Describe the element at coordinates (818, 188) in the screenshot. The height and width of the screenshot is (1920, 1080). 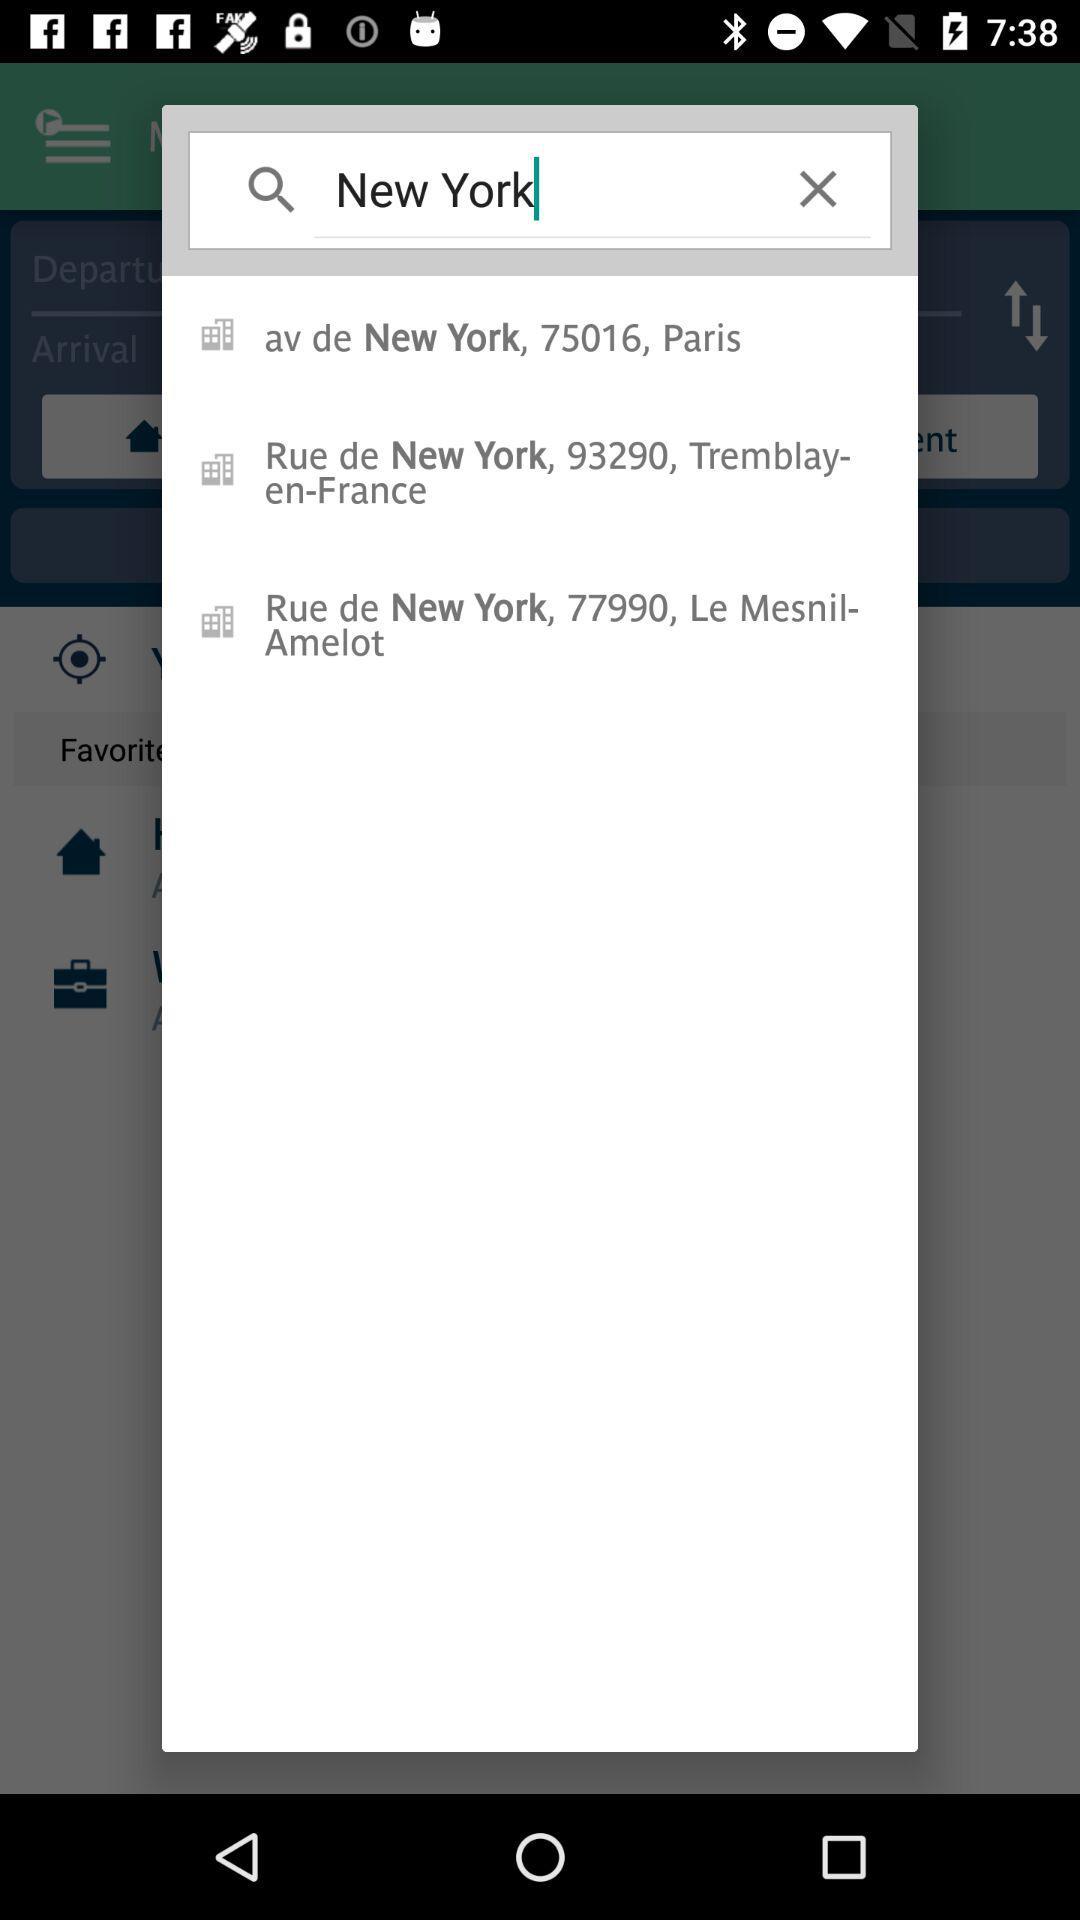
I see `item at the top right corner` at that location.